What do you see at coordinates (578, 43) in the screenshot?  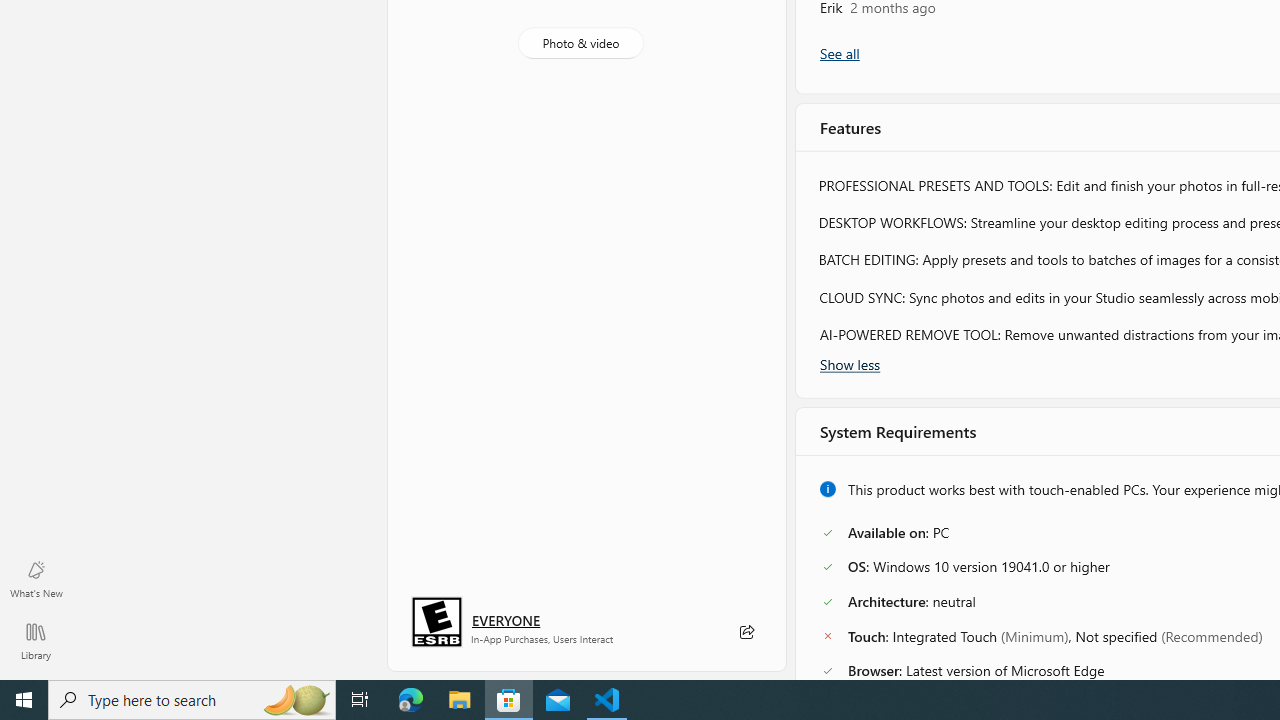 I see `'Photo & video'` at bounding box center [578, 43].